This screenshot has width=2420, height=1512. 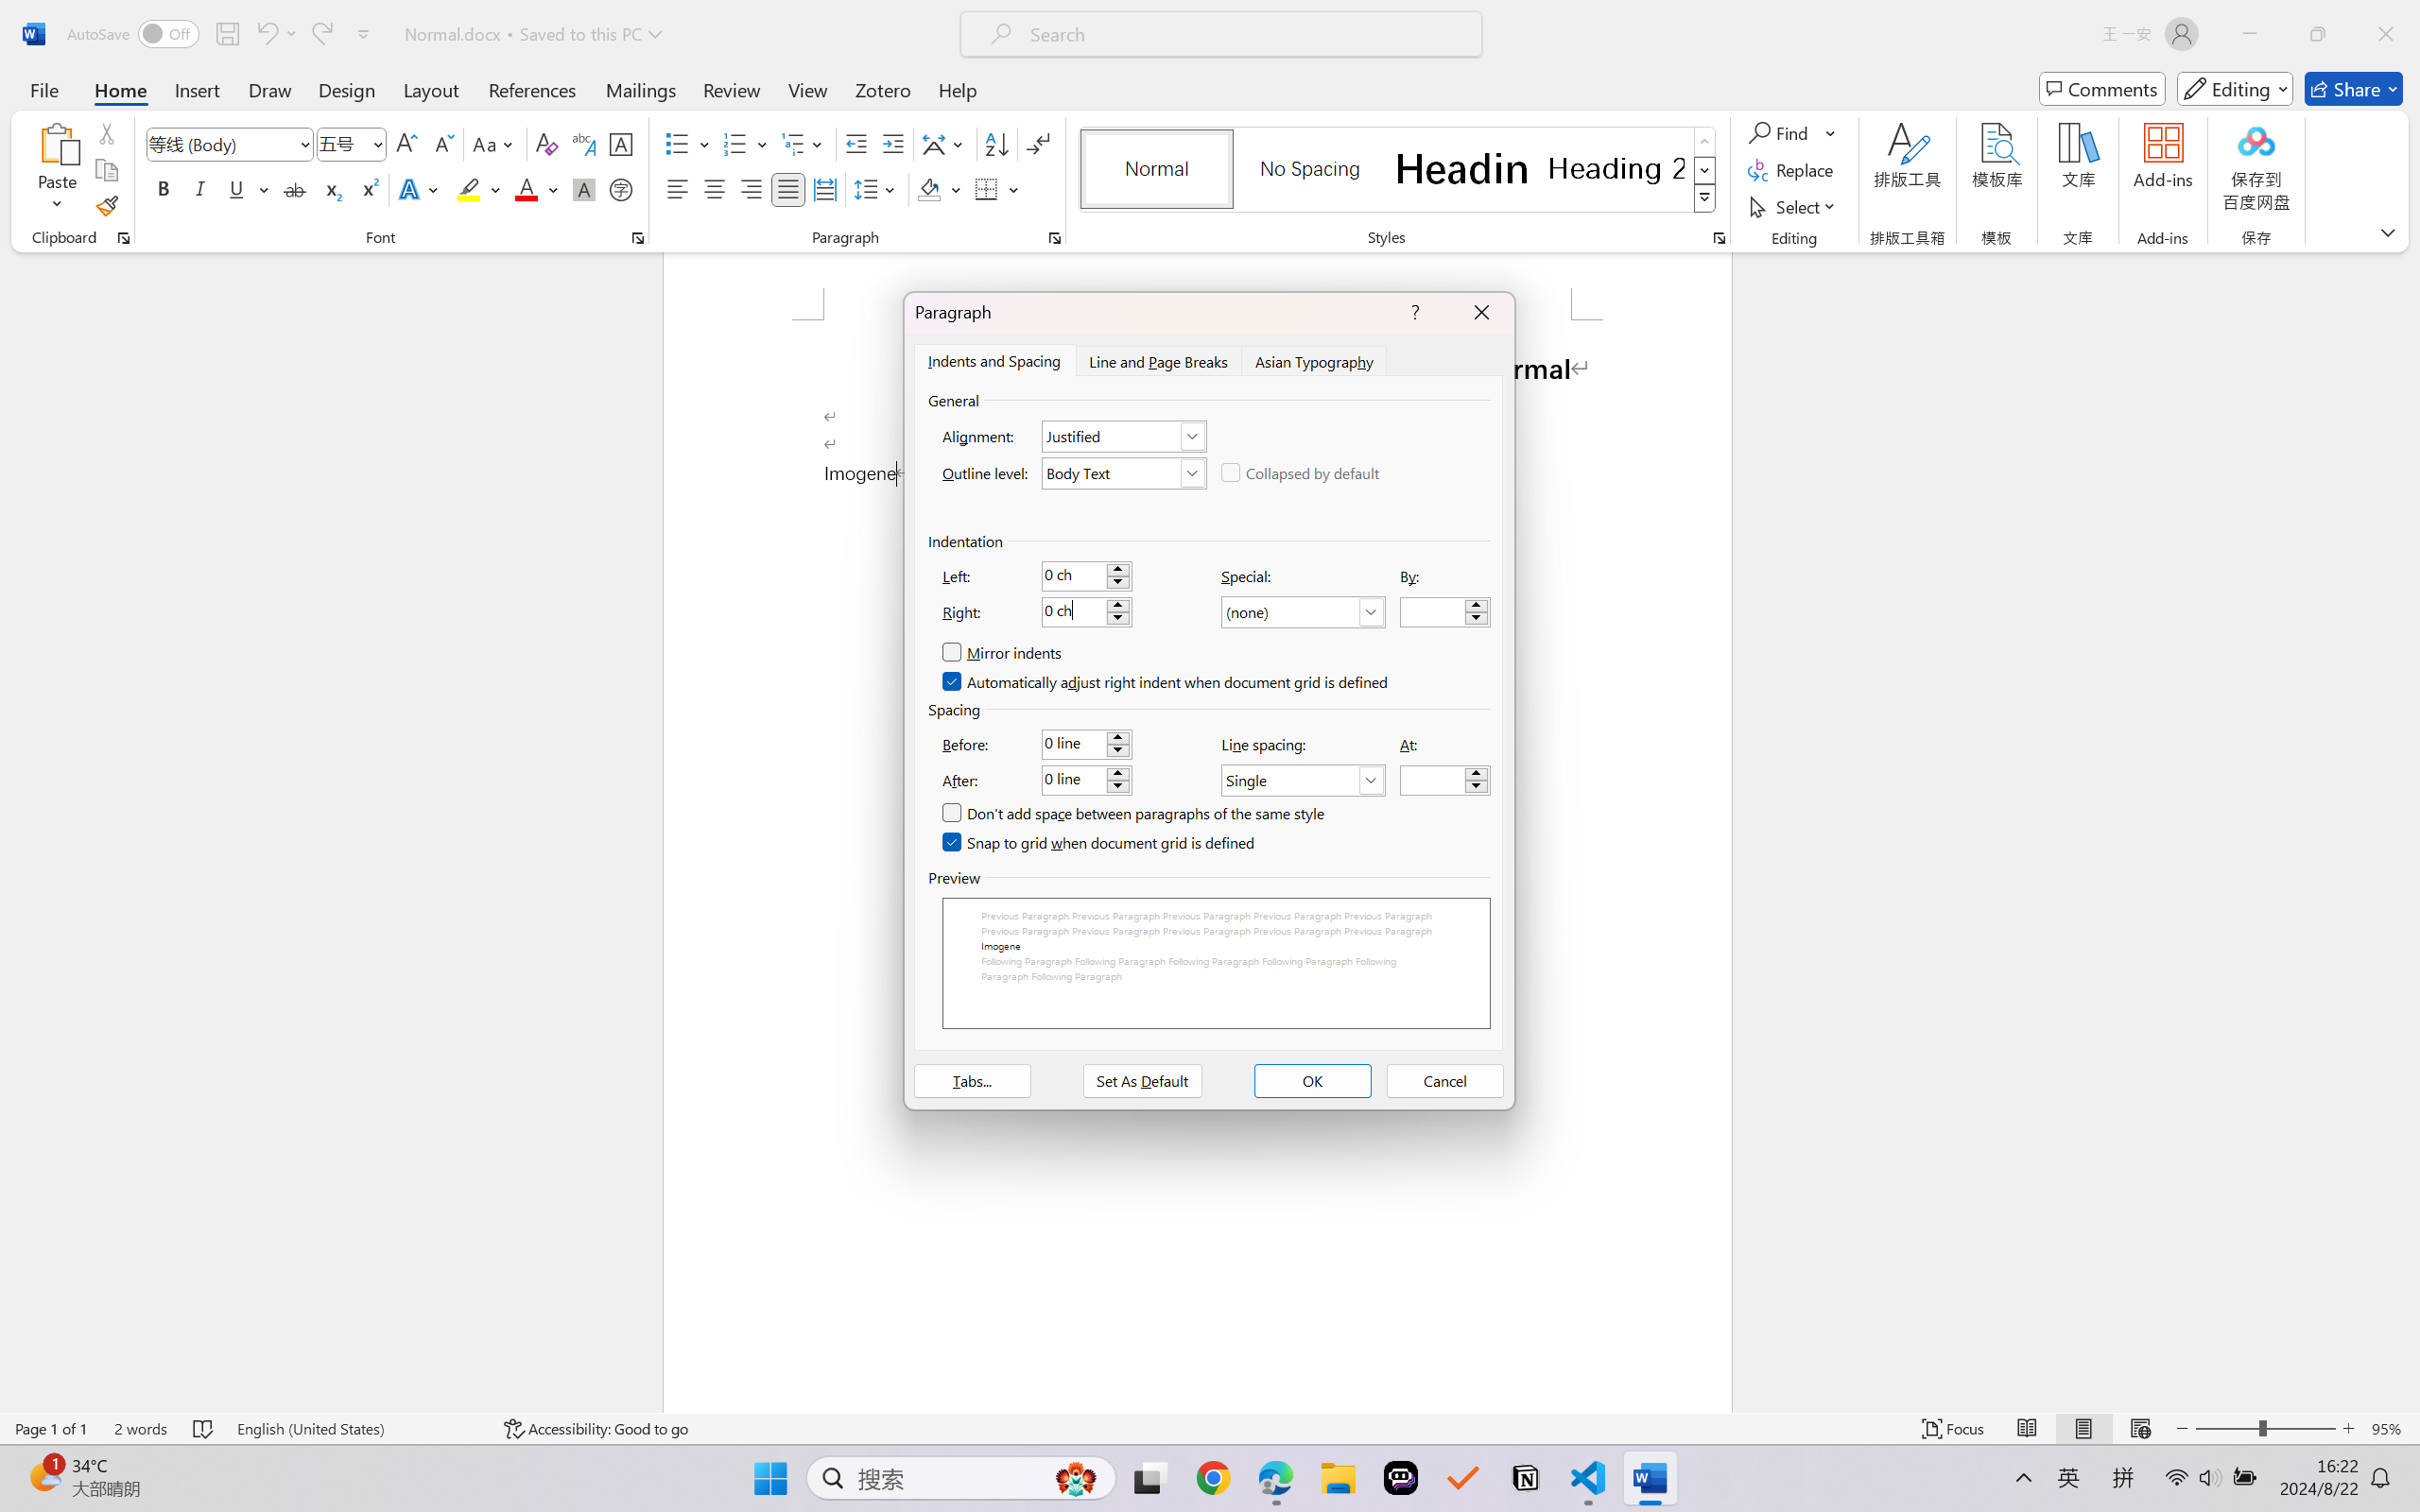 I want to click on 'Class: MsoCommandBar', so click(x=1210, y=1428).